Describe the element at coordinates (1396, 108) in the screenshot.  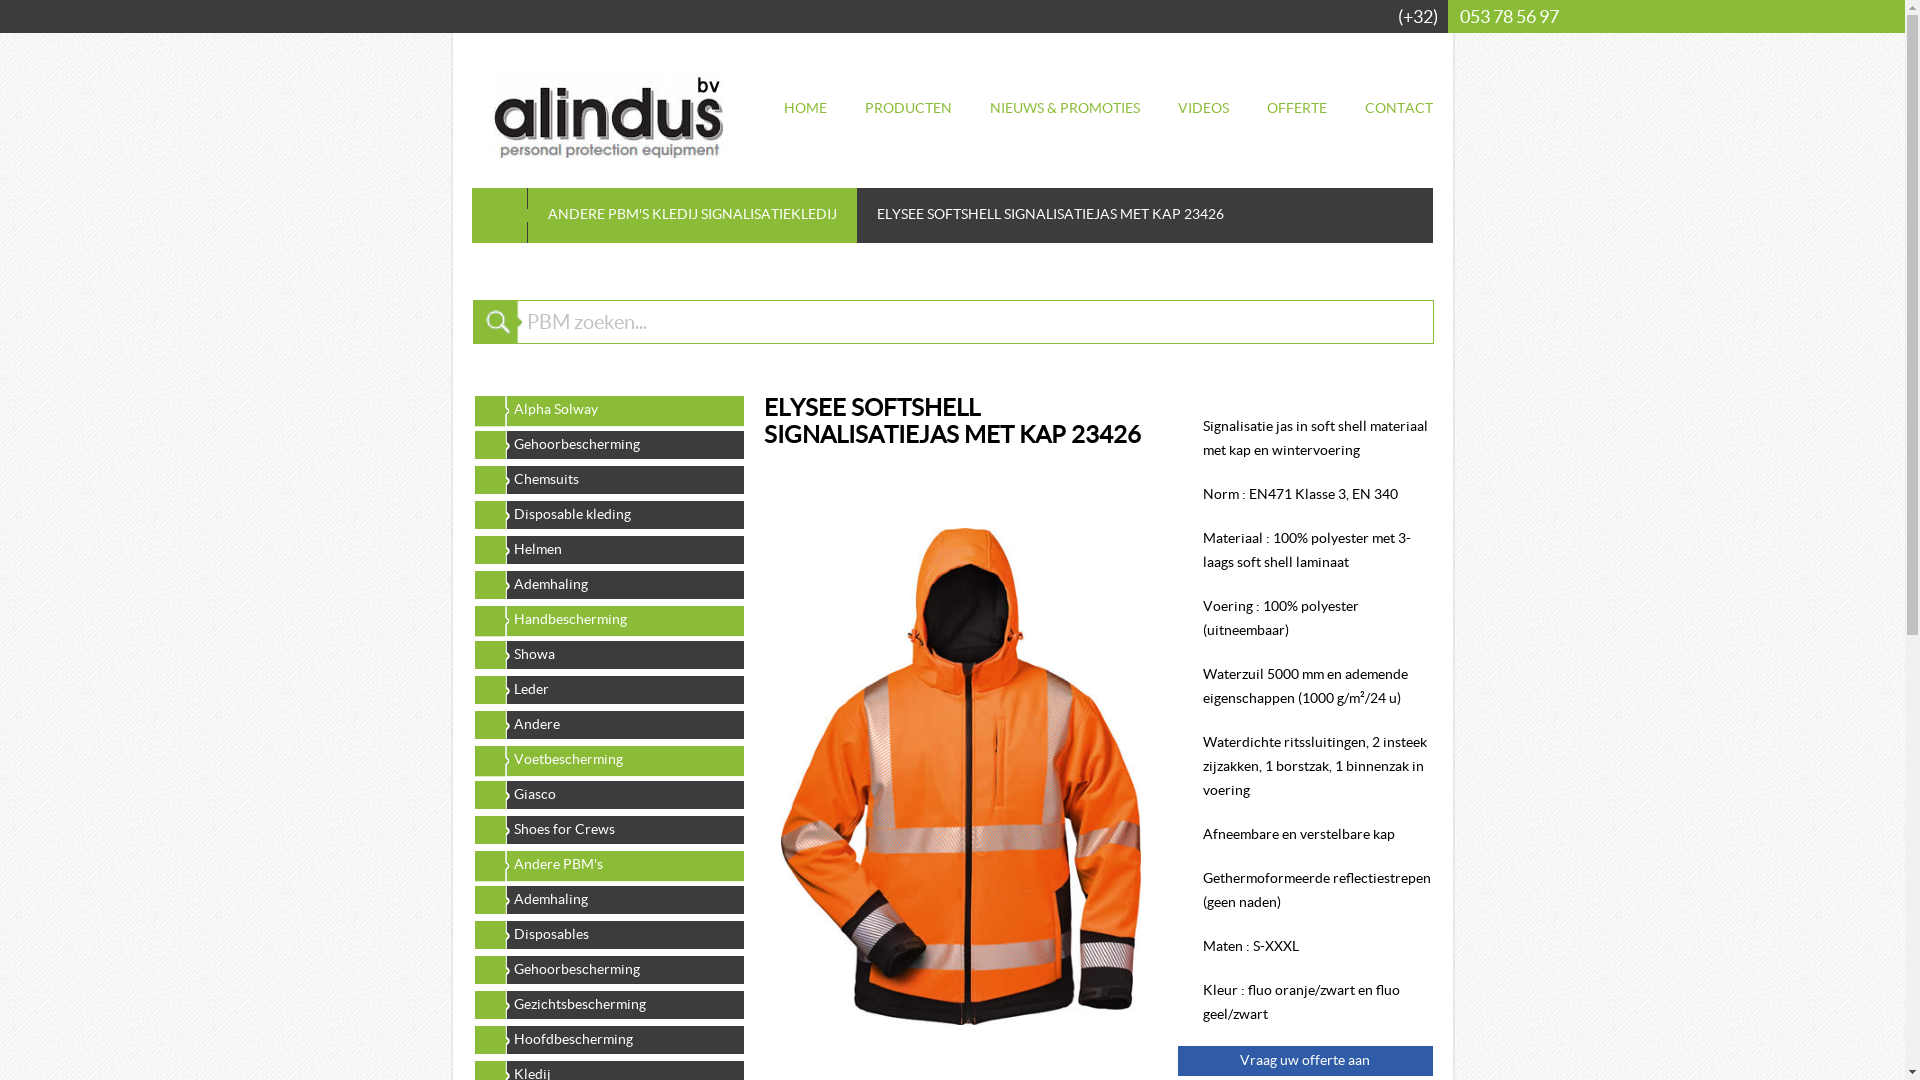
I see `'CONTACT'` at that location.